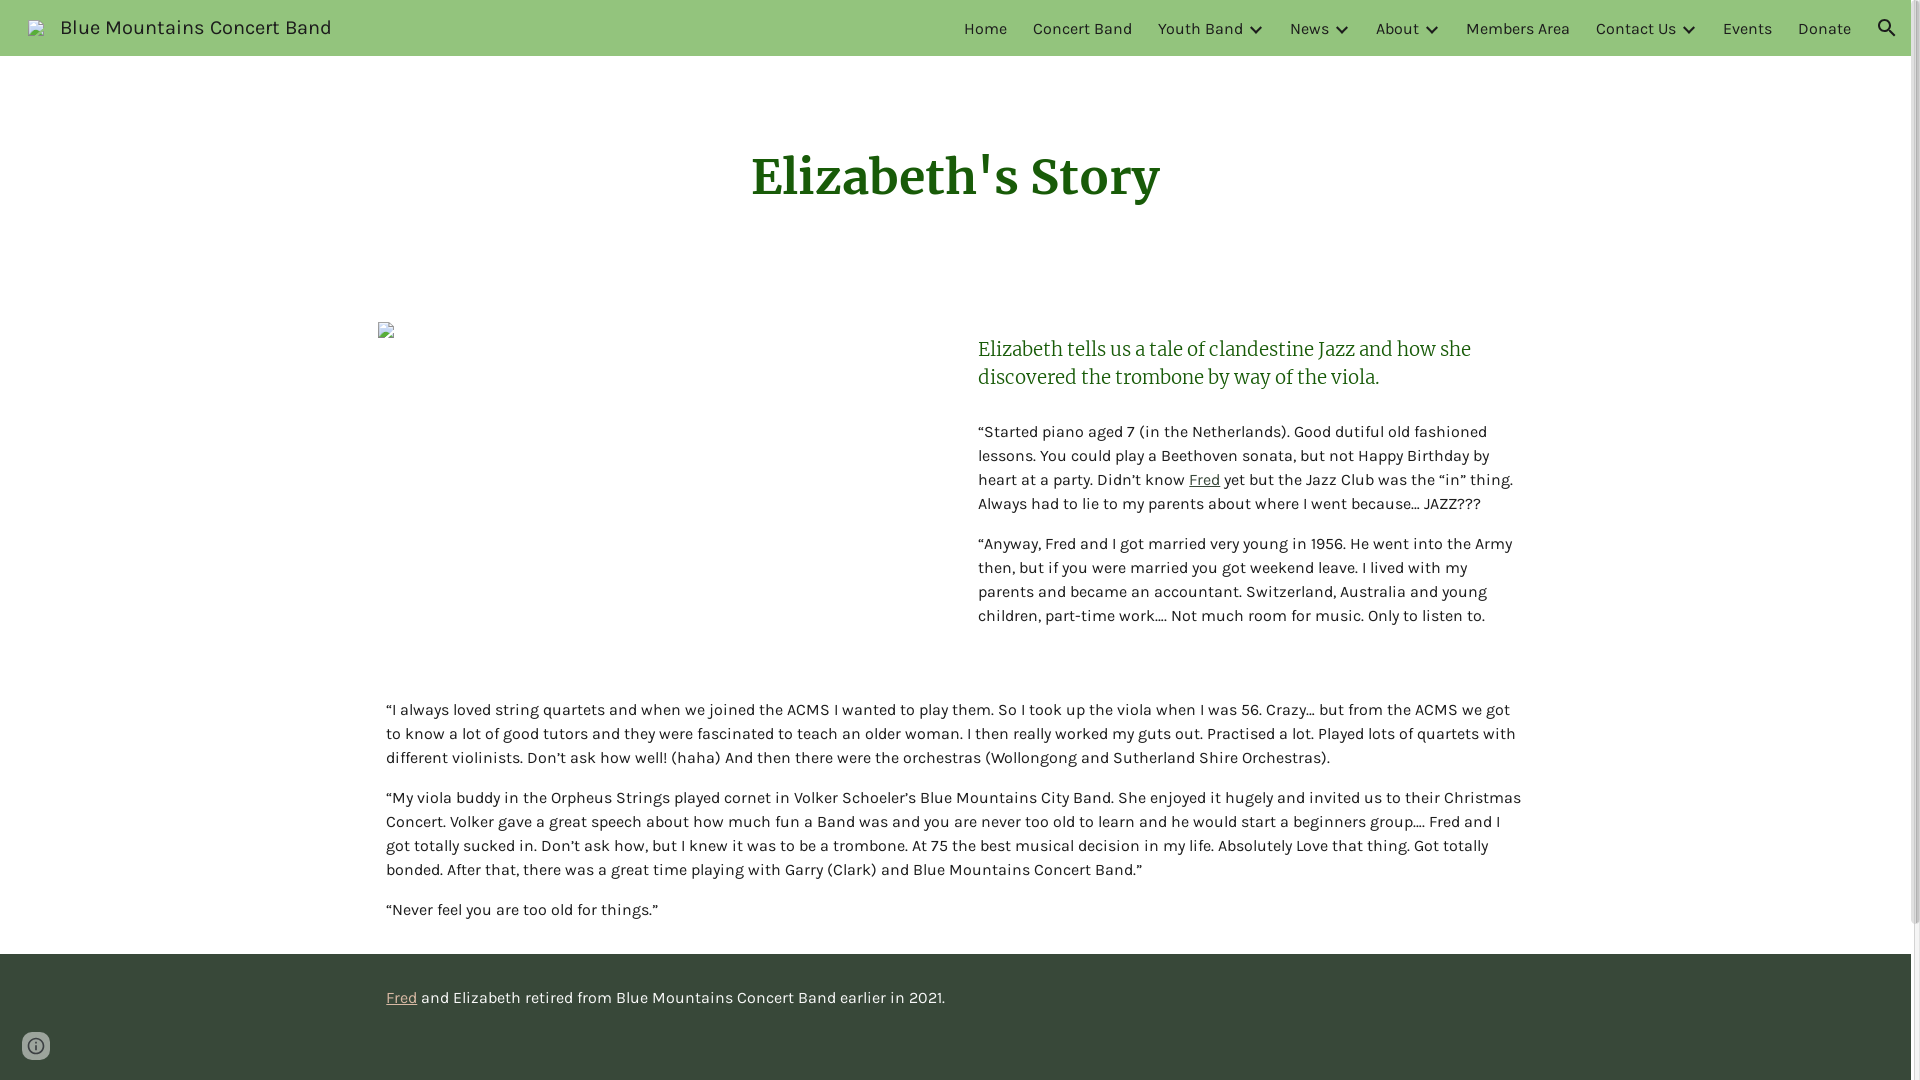 The image size is (1920, 1080). Describe the element at coordinates (1340, 27) in the screenshot. I see `'Expand/Collapse'` at that location.